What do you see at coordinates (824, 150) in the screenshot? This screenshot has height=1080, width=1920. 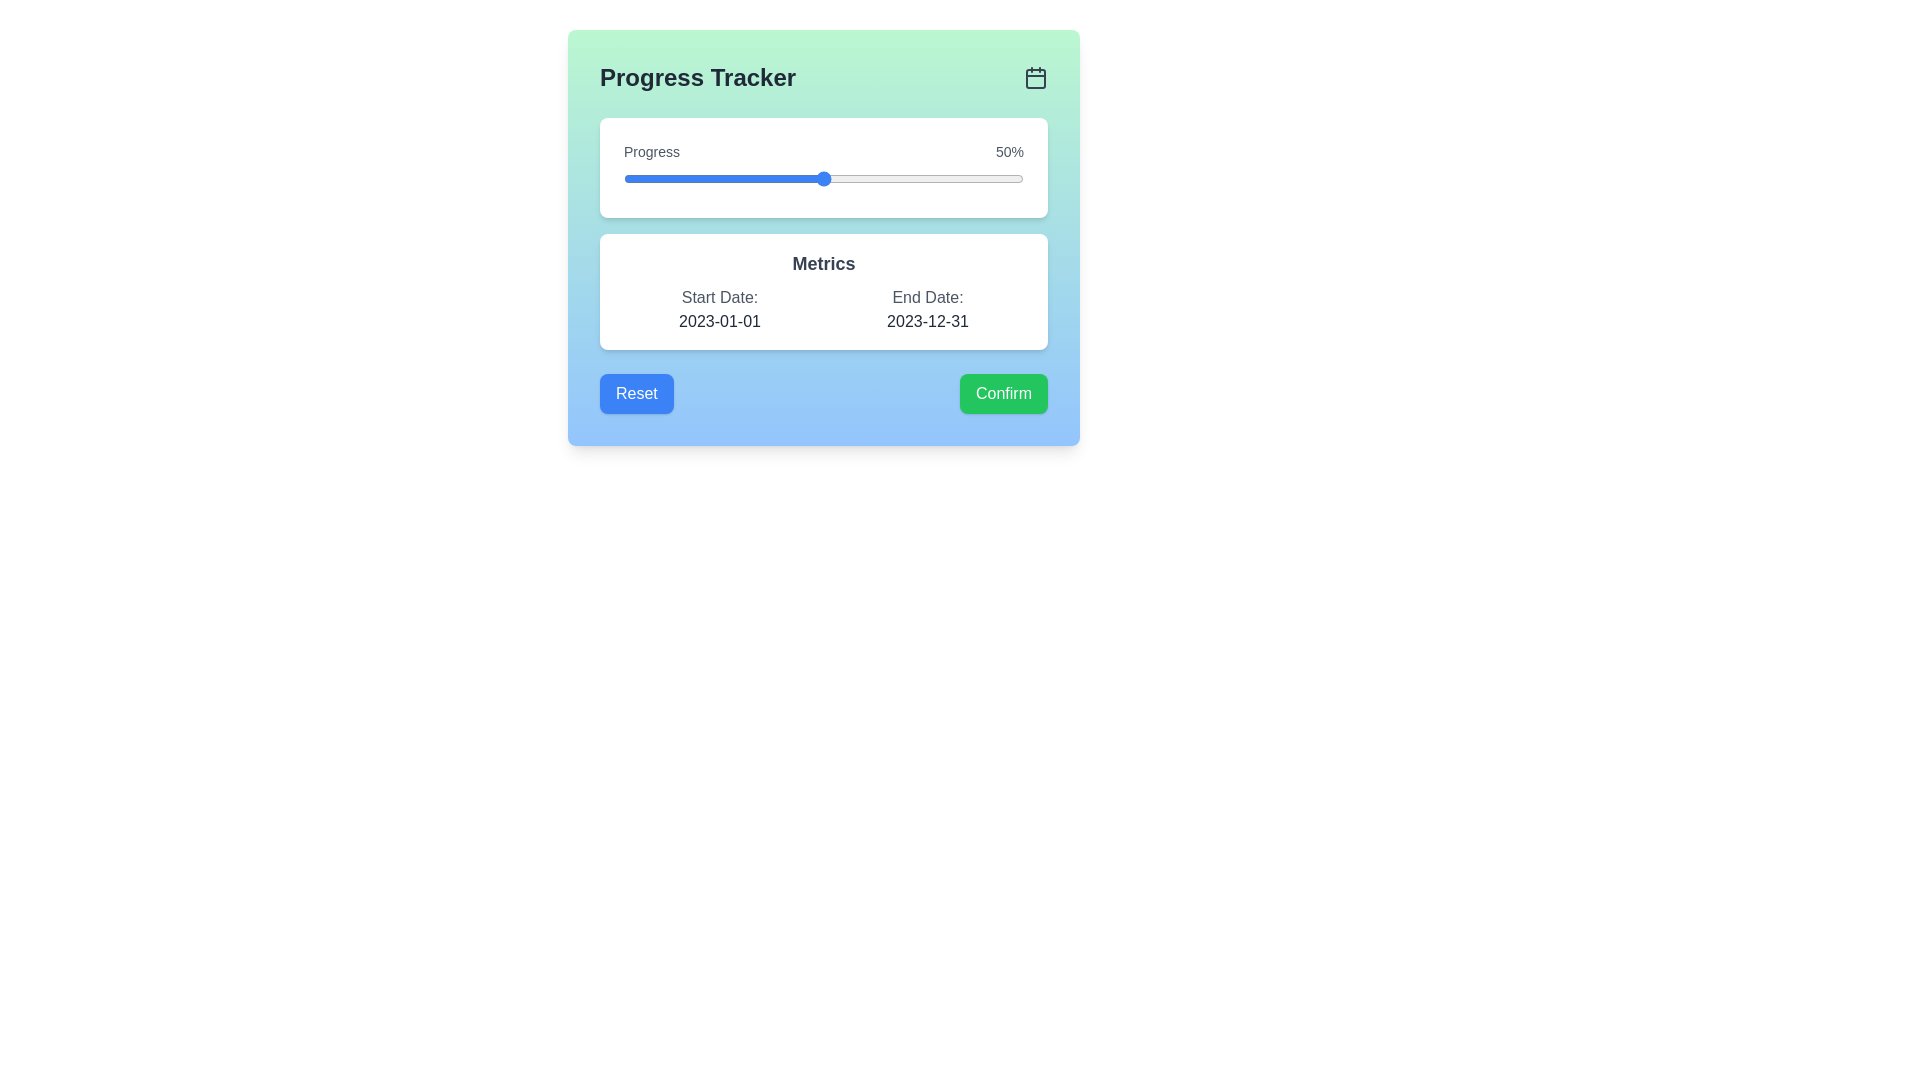 I see `the 'Progress' text label that displays '50%' in gray font on a white background, located at the top of a rectangular white card above a slider component` at bounding box center [824, 150].